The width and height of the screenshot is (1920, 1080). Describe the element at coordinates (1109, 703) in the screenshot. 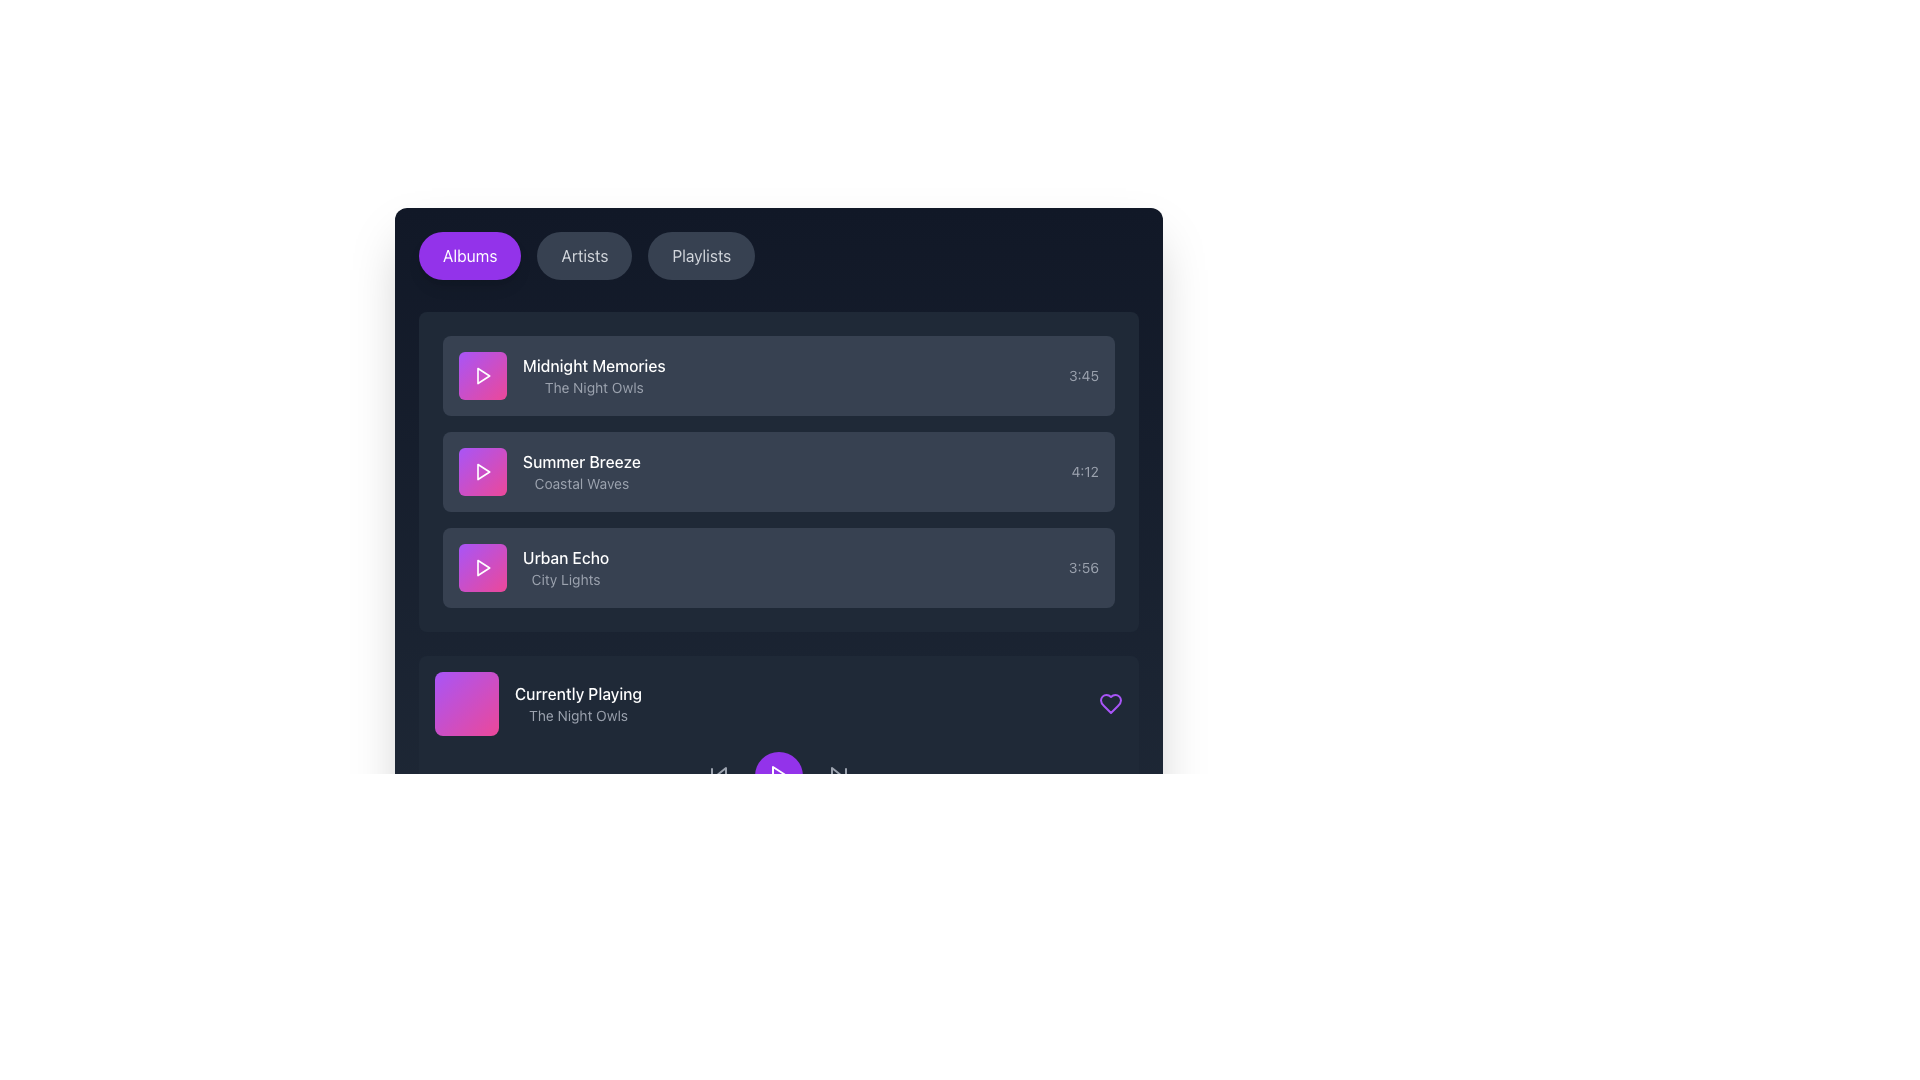

I see `the heart-shaped icon button located in the 'Currently Playing' section` at that location.